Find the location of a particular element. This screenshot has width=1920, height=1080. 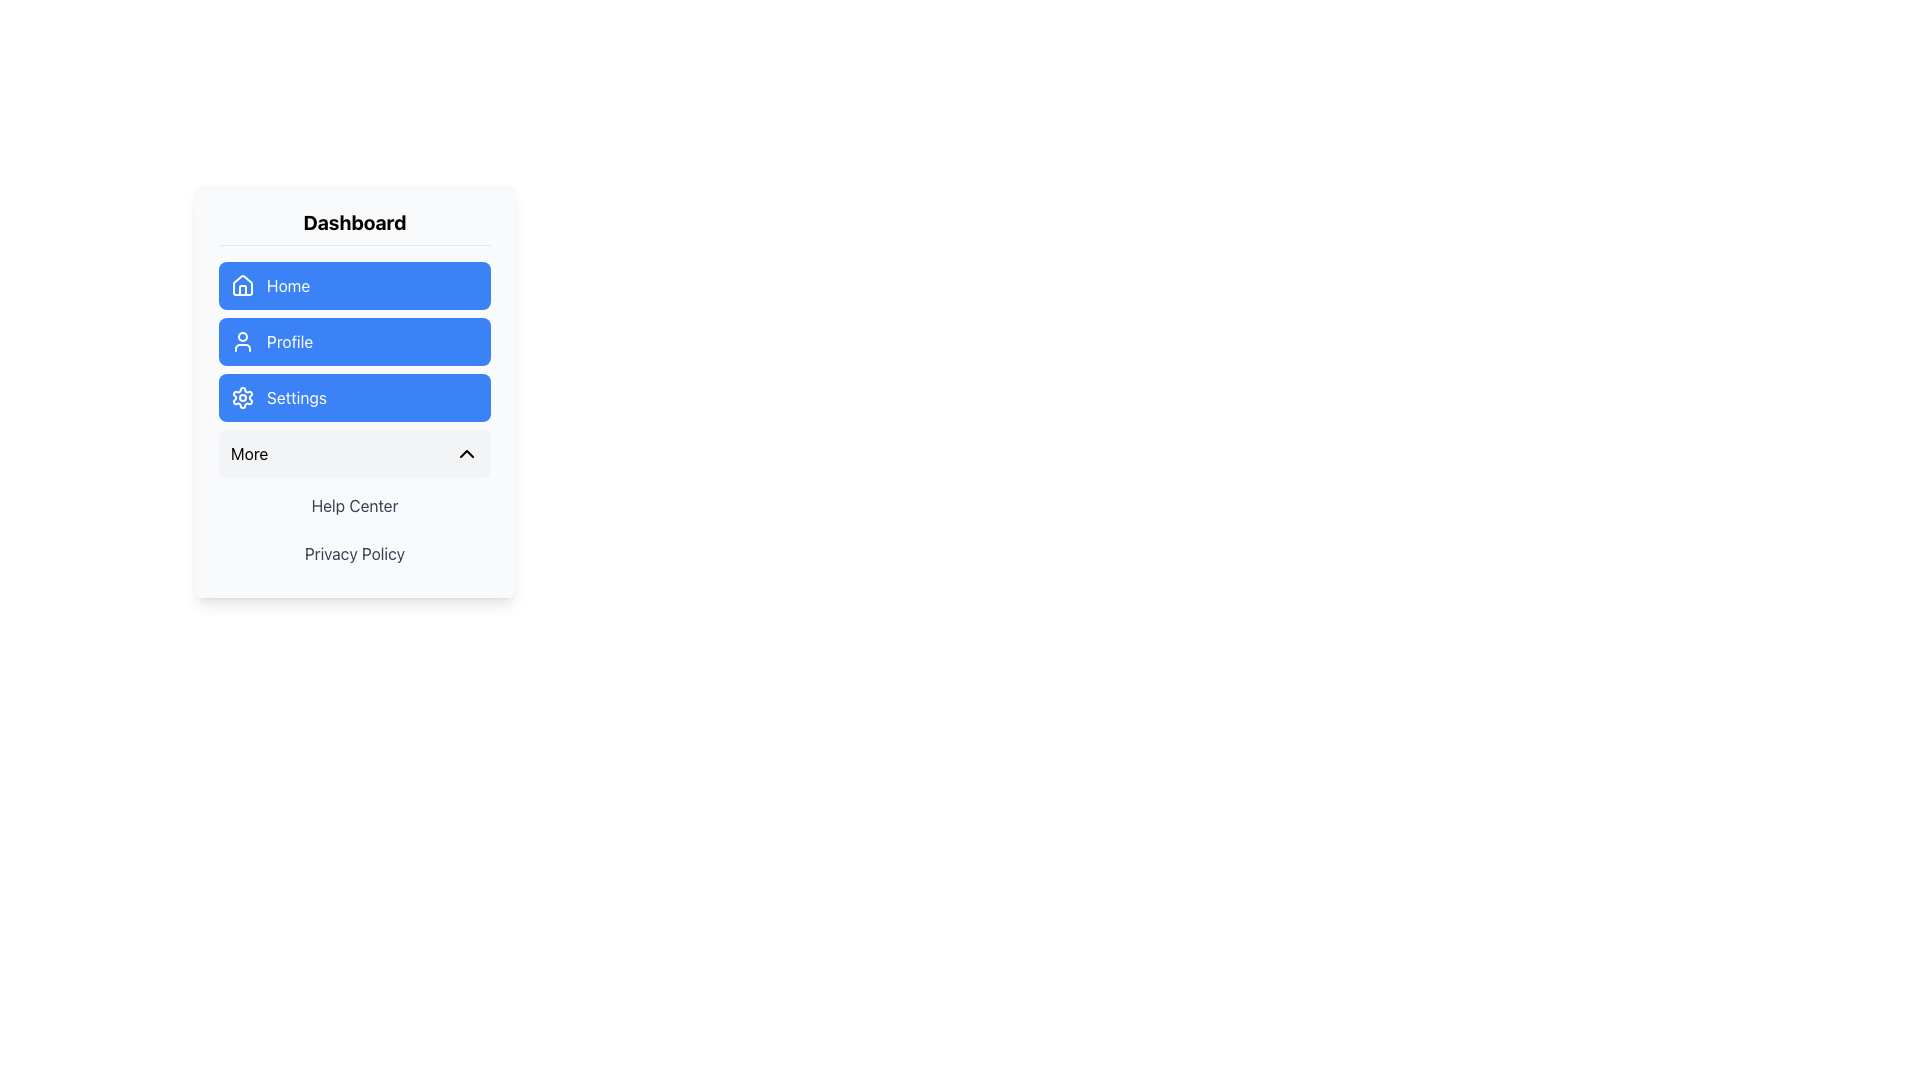

the 'Home' icon located at the top of the navigation sidebar is located at coordinates (242, 285).